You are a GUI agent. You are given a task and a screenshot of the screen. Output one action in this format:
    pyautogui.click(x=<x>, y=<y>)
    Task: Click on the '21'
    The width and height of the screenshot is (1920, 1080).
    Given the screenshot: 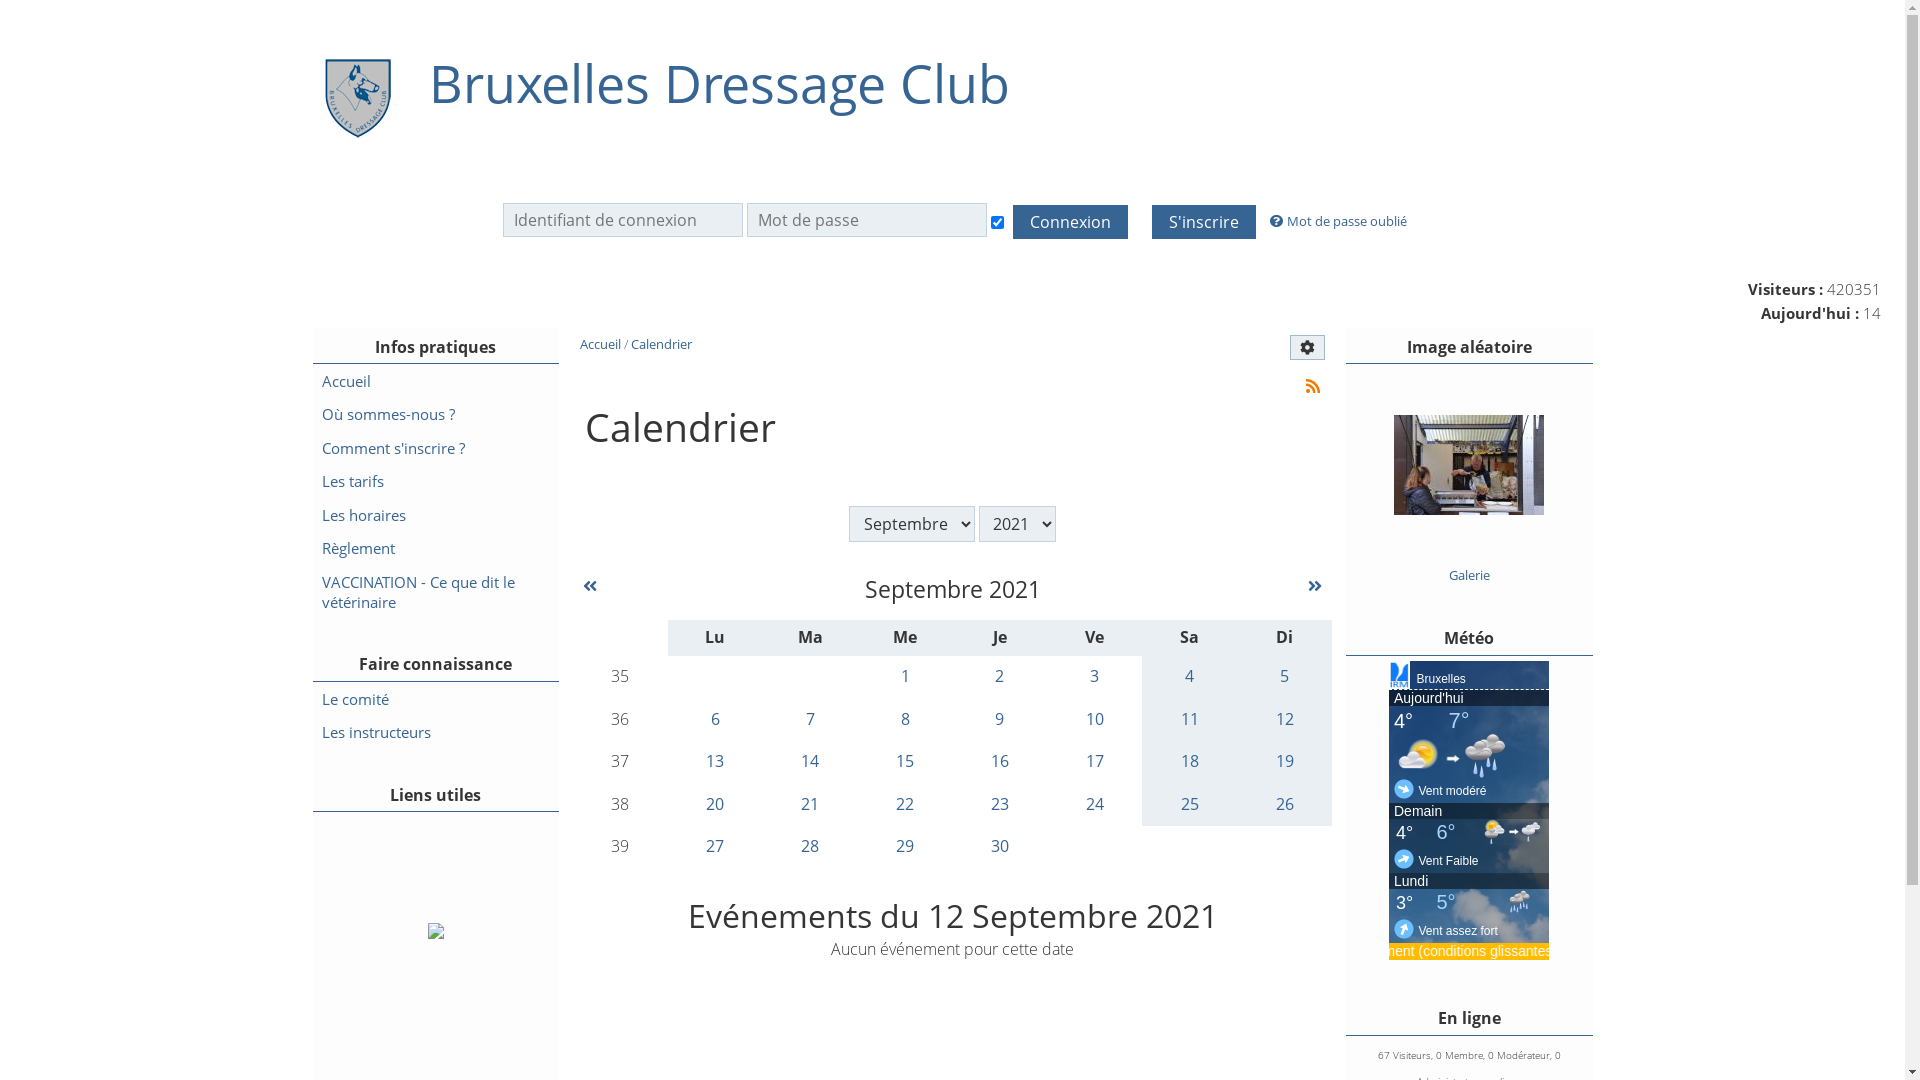 What is the action you would take?
    pyautogui.click(x=762, y=803)
    